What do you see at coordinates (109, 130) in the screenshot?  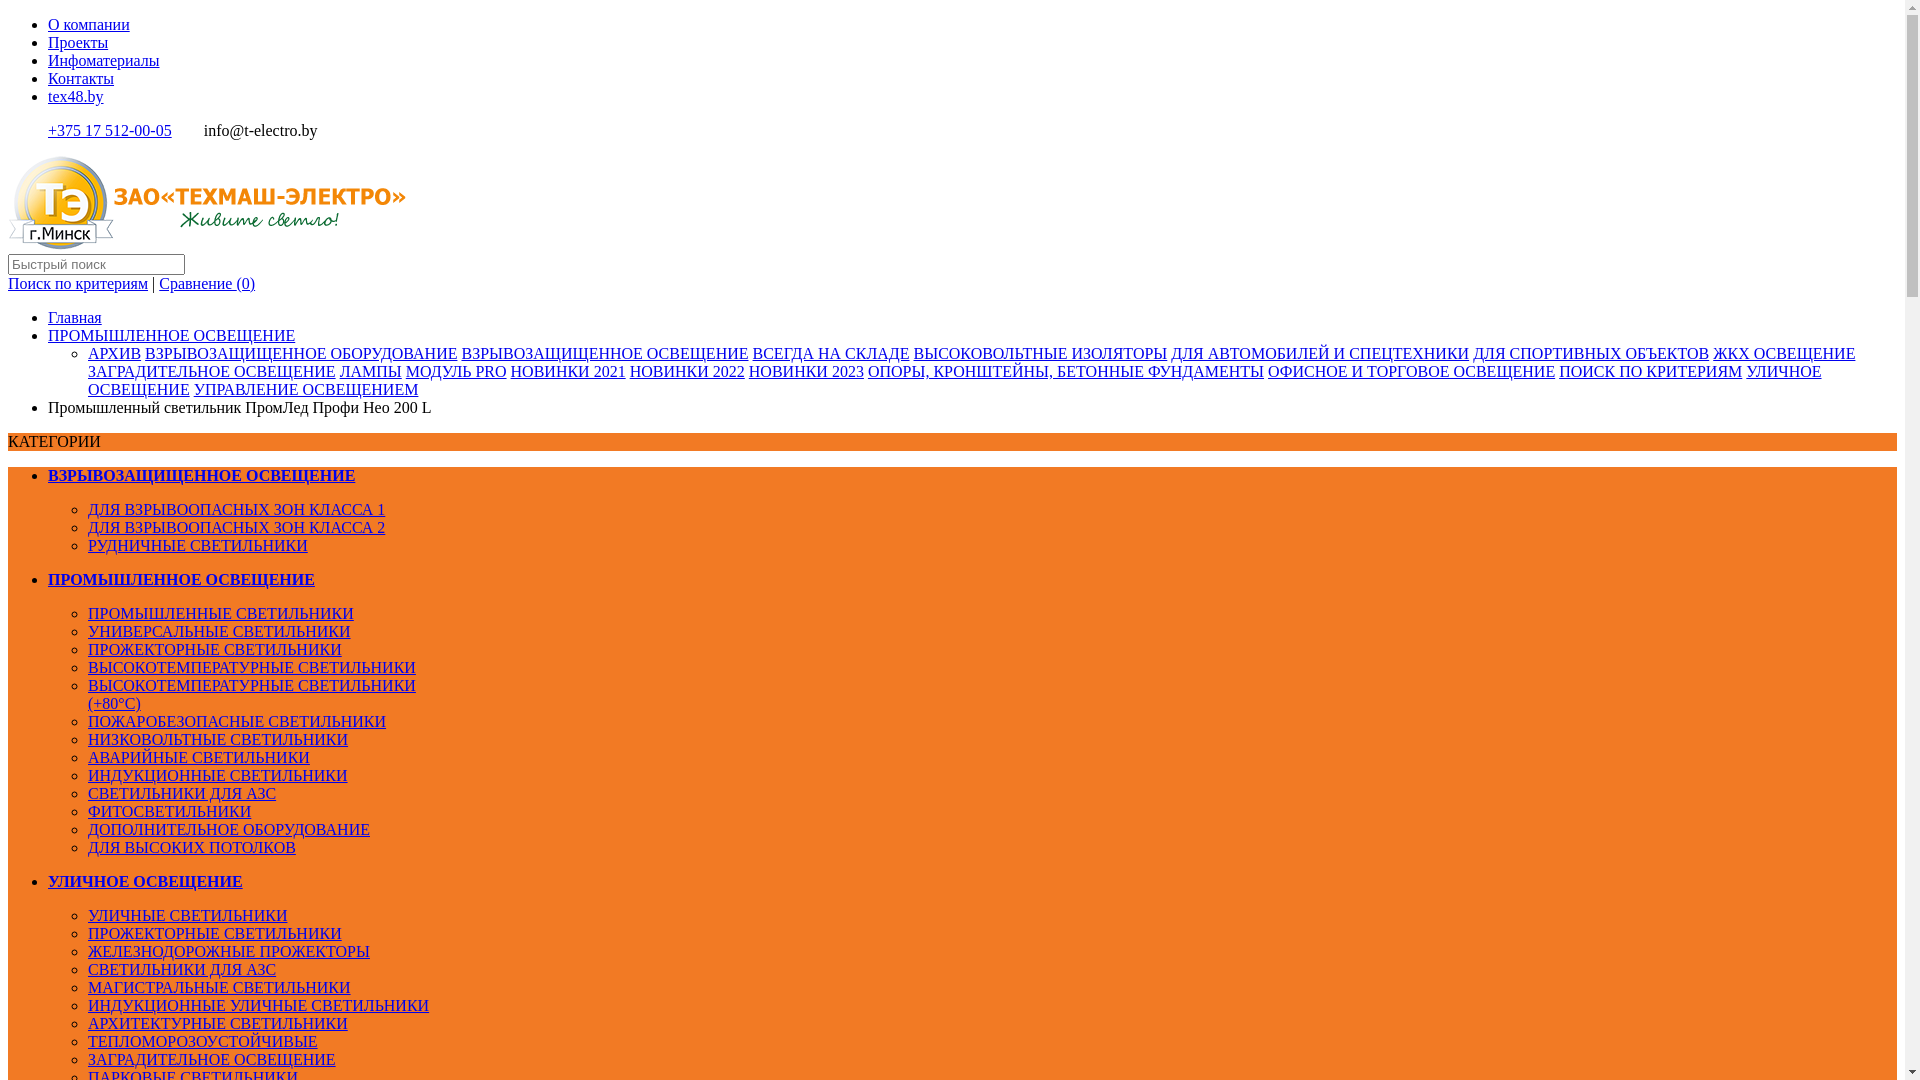 I see `'+375 17 512-00-05'` at bounding box center [109, 130].